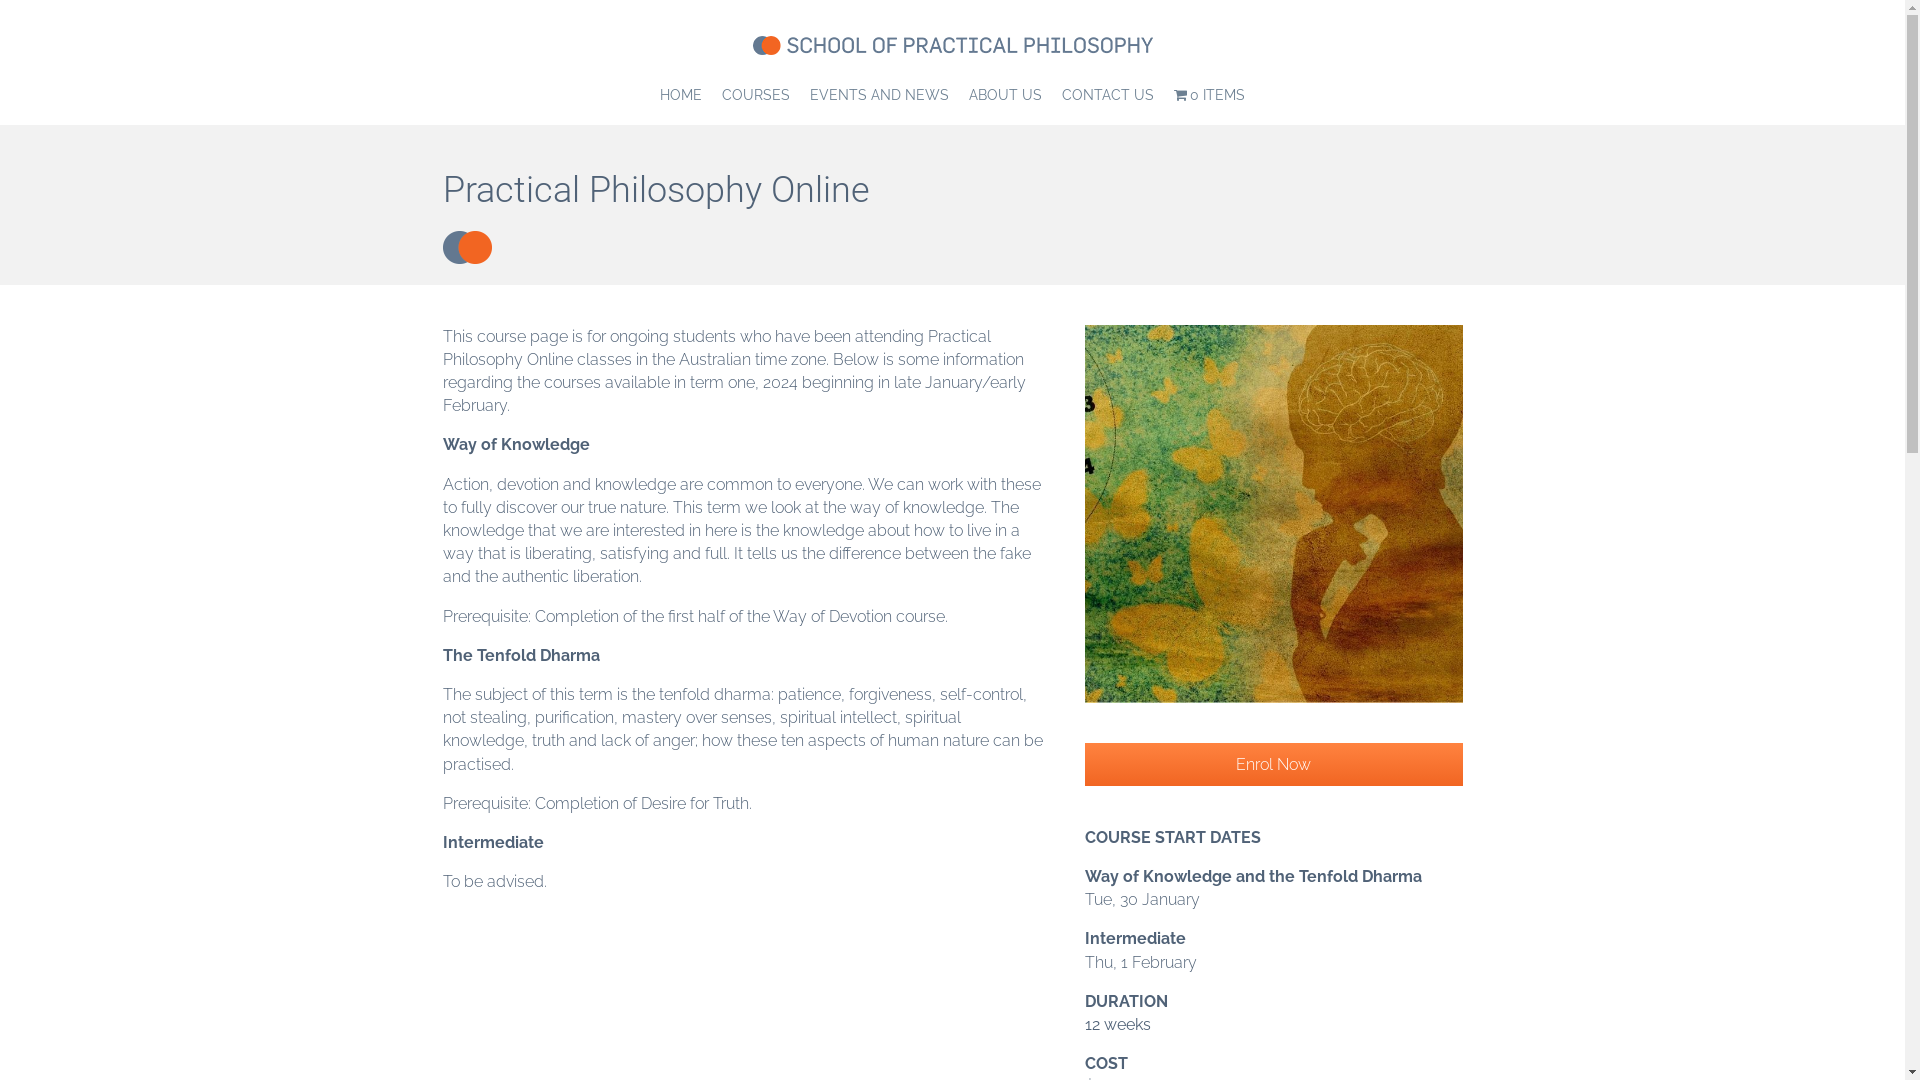 This screenshot has height=1080, width=1920. Describe the element at coordinates (1107, 95) in the screenshot. I see `'CONTACT US'` at that location.